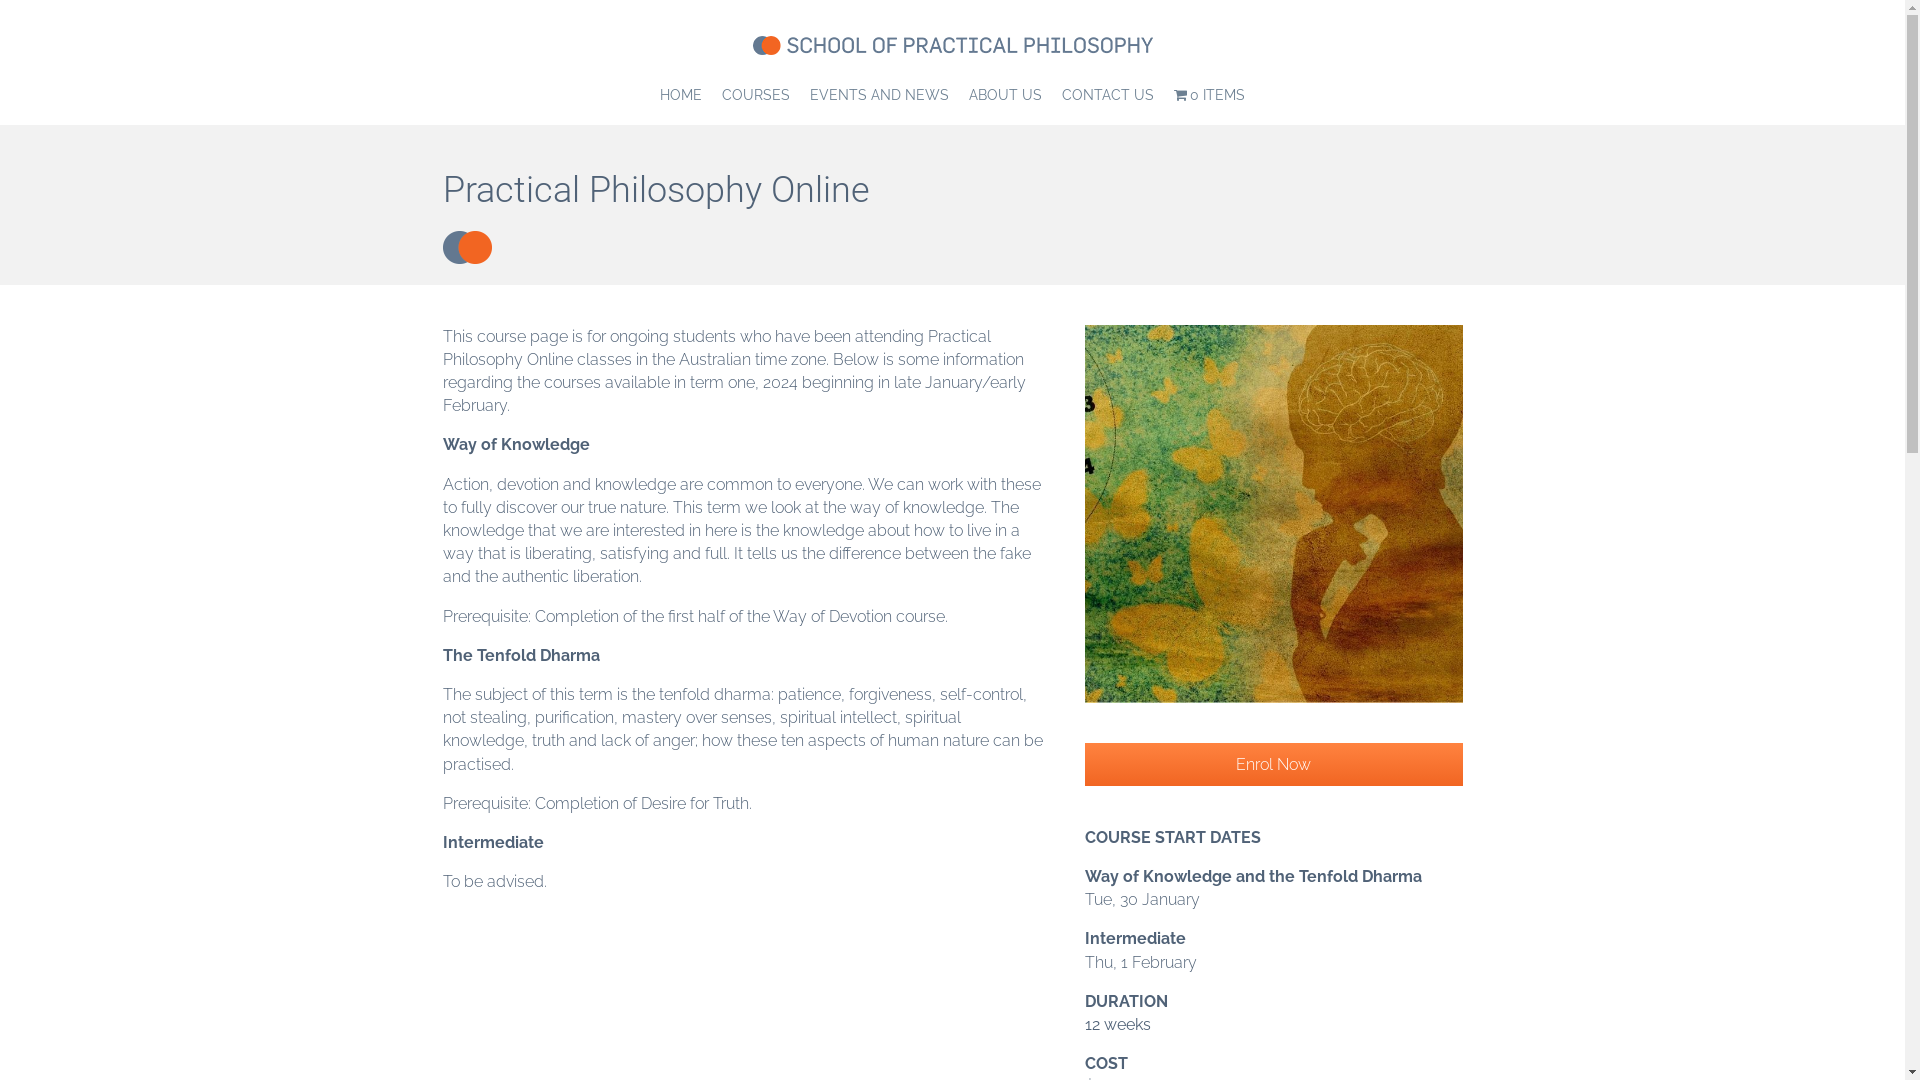 This screenshot has height=1080, width=1920. Describe the element at coordinates (1107, 95) in the screenshot. I see `'CONTACT US'` at that location.